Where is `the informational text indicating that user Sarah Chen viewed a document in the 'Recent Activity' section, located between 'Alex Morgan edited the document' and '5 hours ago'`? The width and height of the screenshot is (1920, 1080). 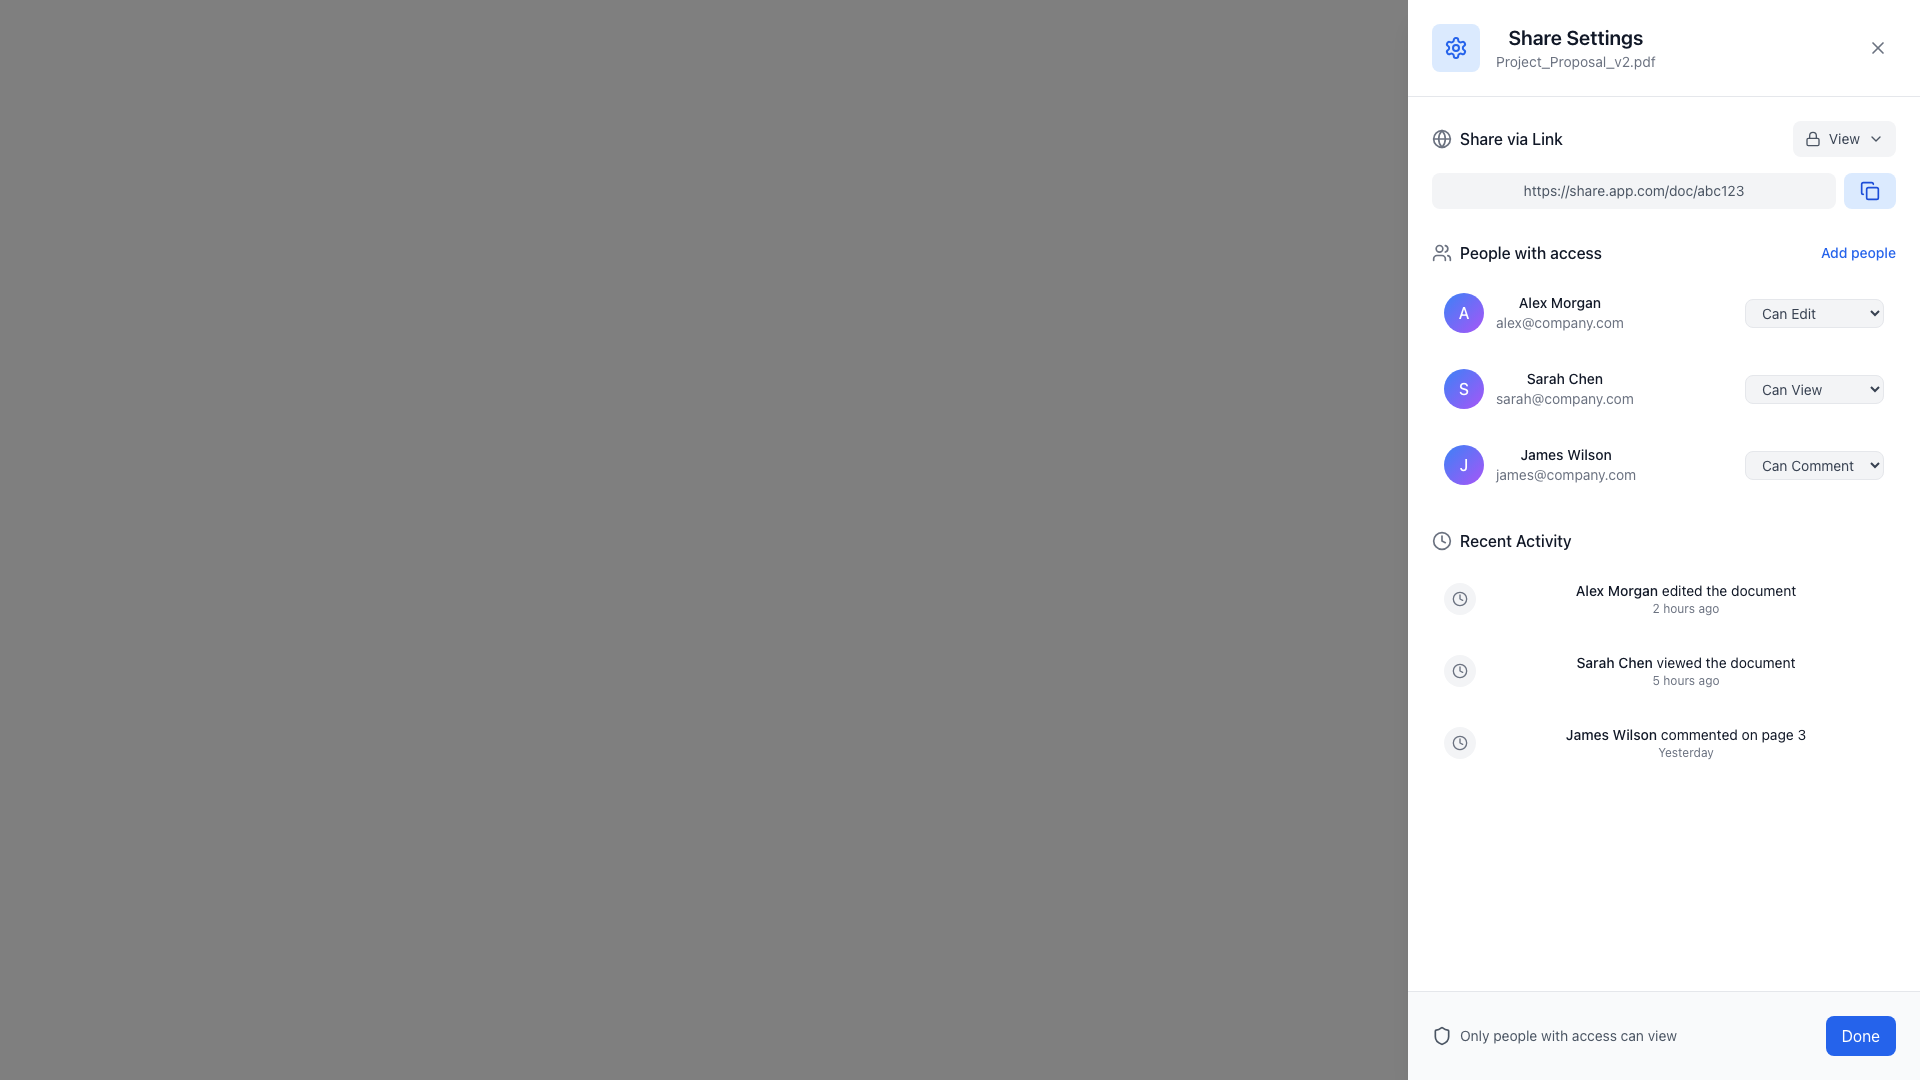
the informational text indicating that user Sarah Chen viewed a document in the 'Recent Activity' section, located between 'Alex Morgan edited the document' and '5 hours ago' is located at coordinates (1684, 663).